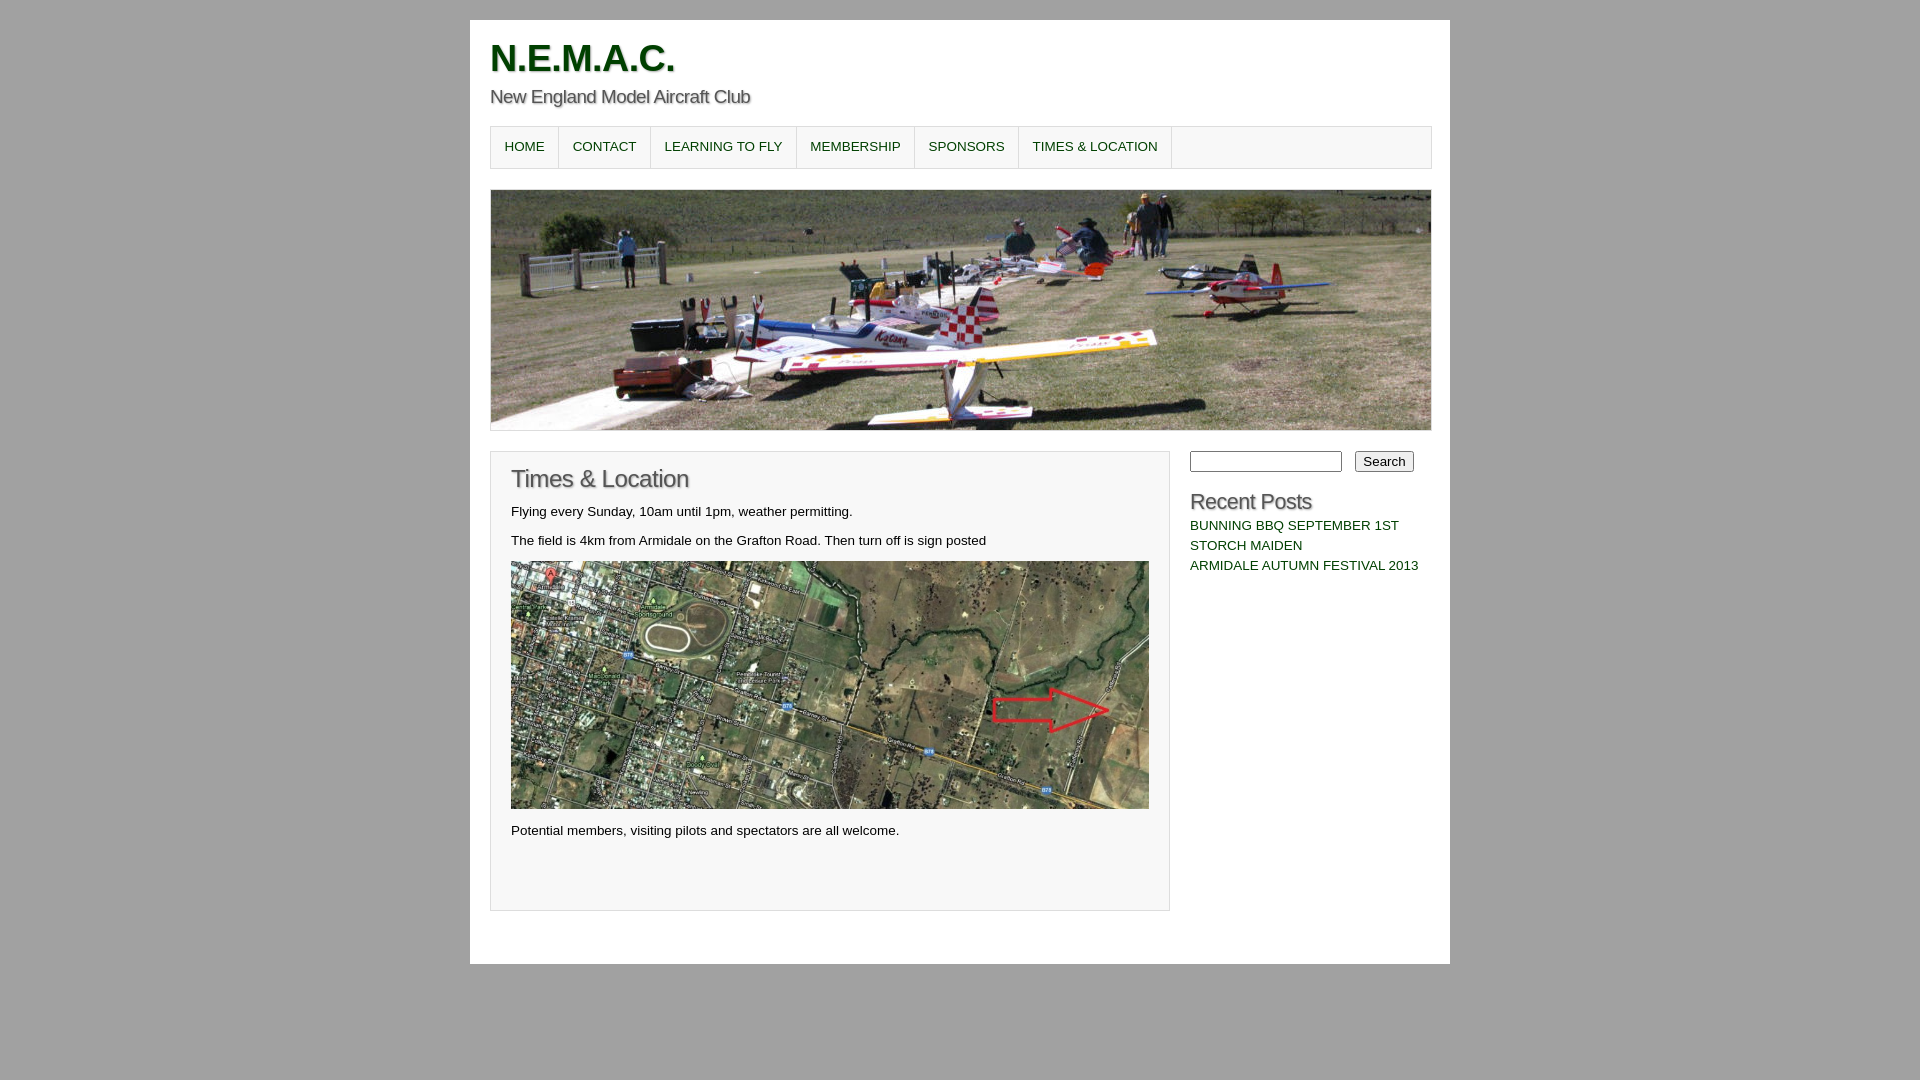 The width and height of the screenshot is (1920, 1080). Describe the element at coordinates (795, 145) in the screenshot. I see `'MEMBERSHIP'` at that location.